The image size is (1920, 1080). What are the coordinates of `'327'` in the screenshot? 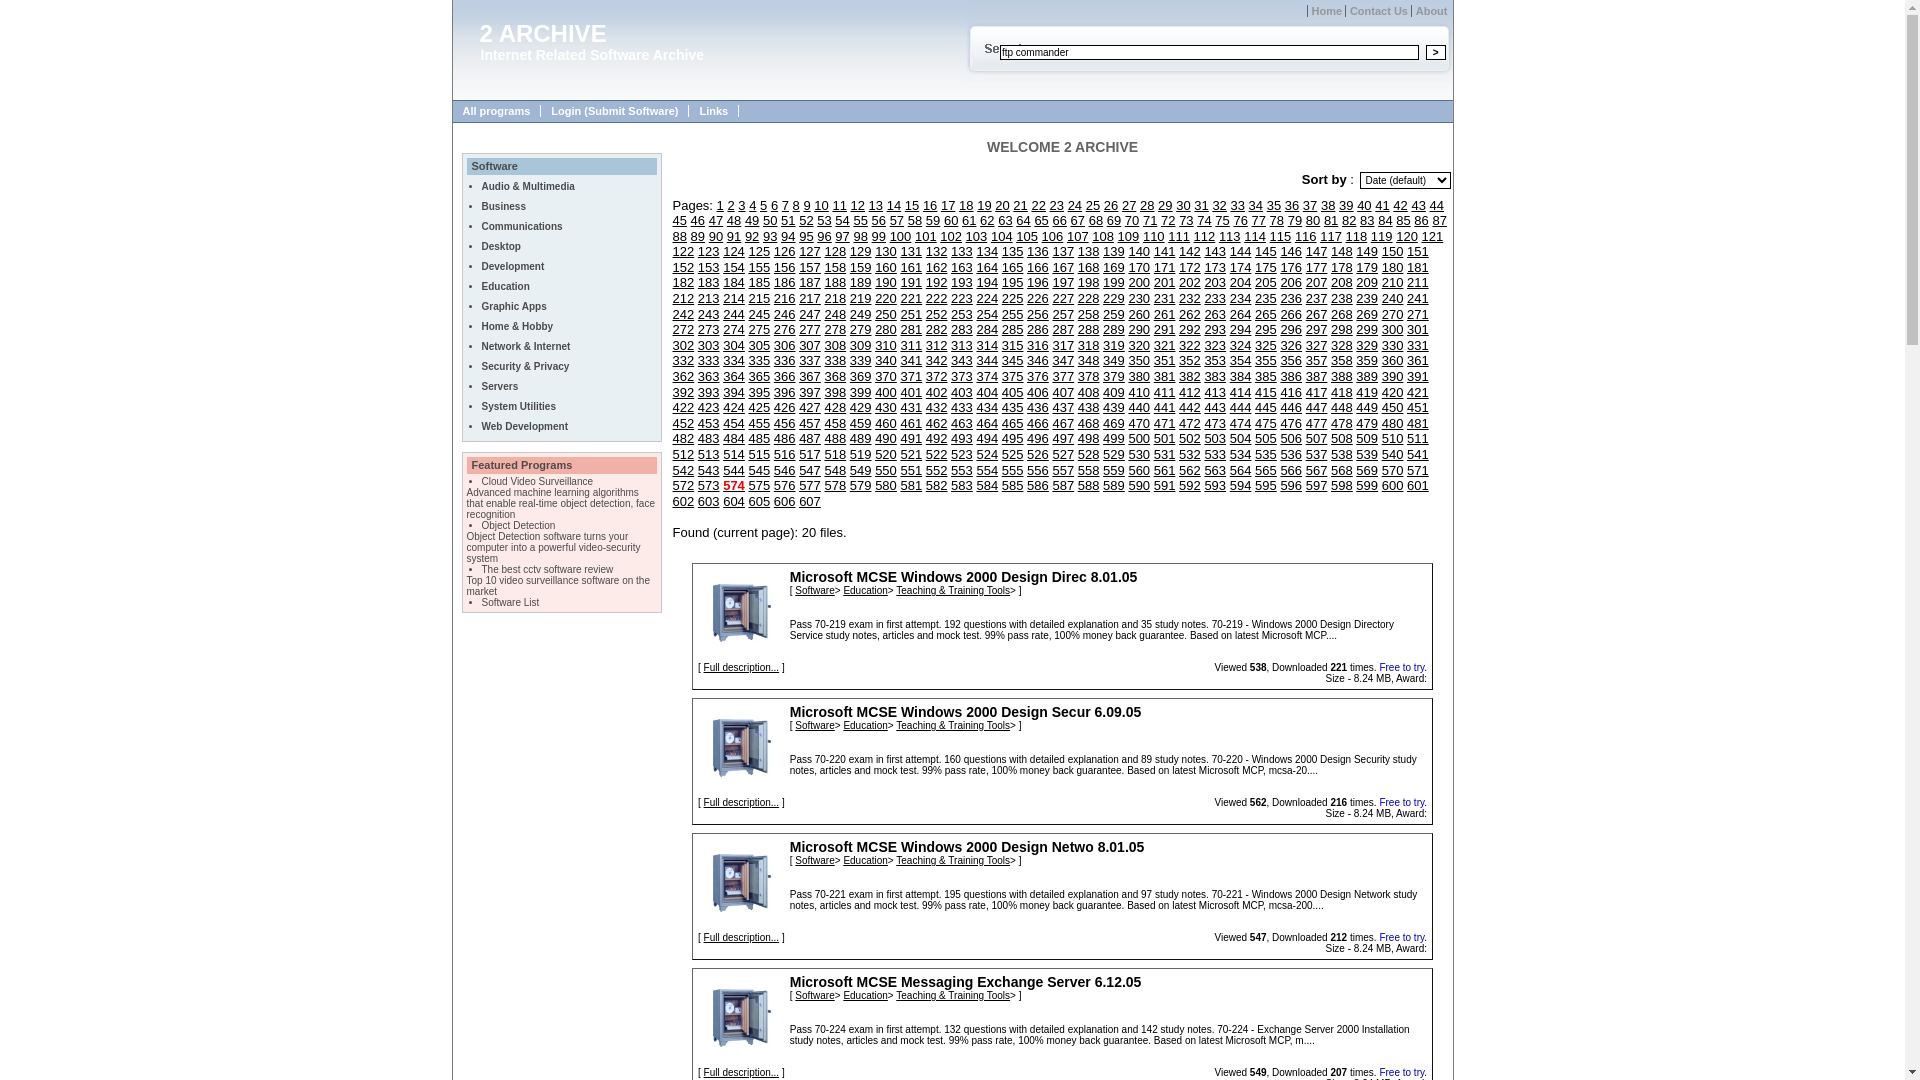 It's located at (1316, 344).